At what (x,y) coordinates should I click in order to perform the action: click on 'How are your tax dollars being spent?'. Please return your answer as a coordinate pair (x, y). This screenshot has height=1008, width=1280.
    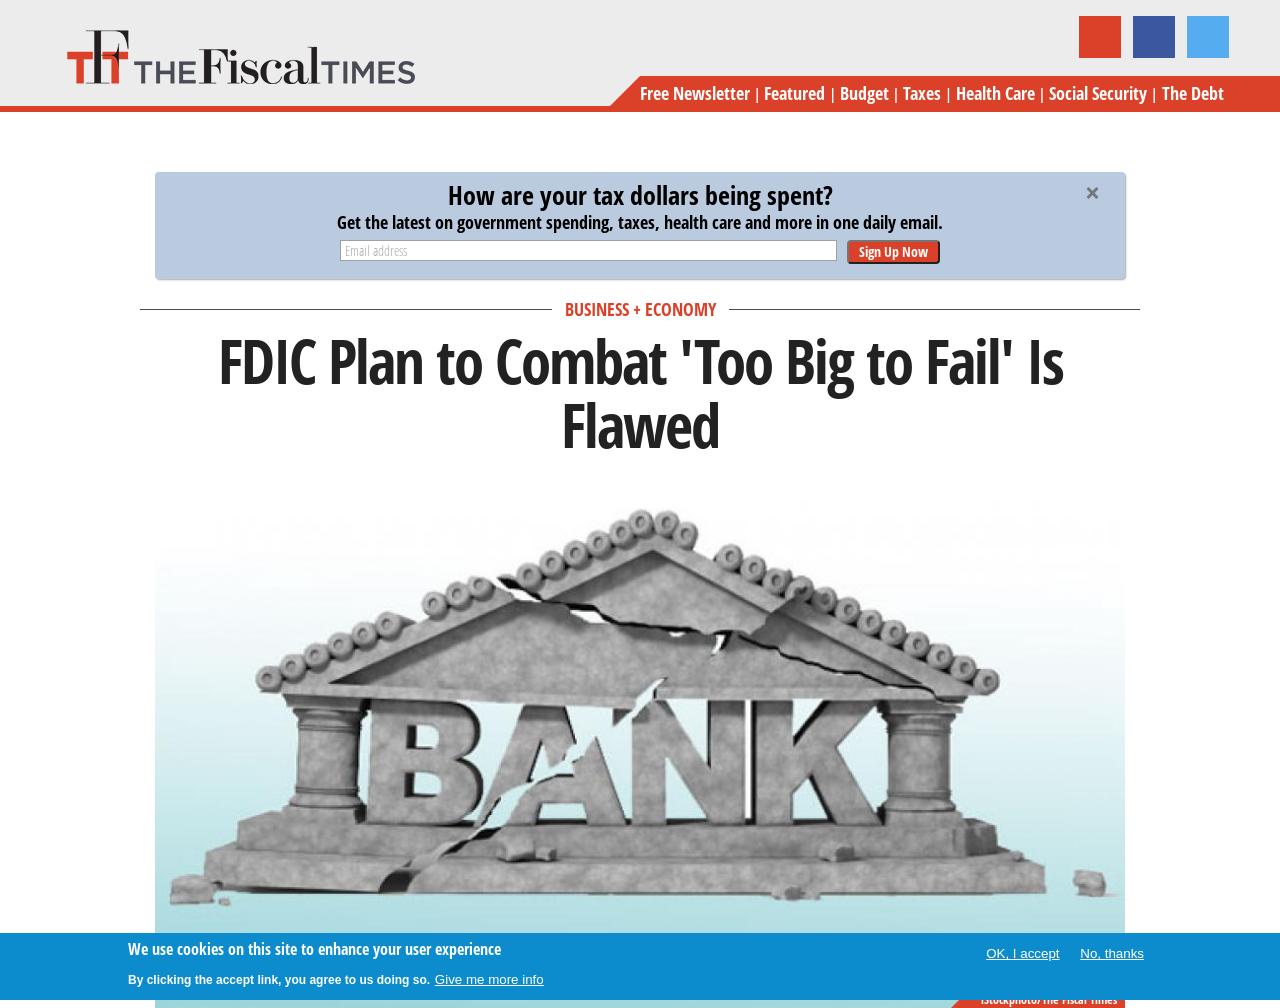
    Looking at the image, I should click on (638, 195).